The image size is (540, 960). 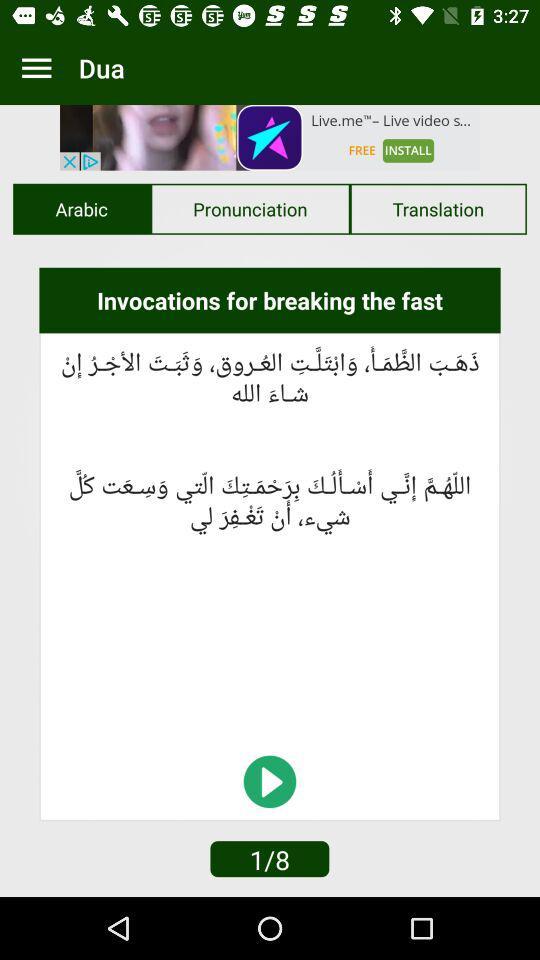 I want to click on the explore icon, so click(x=270, y=781).